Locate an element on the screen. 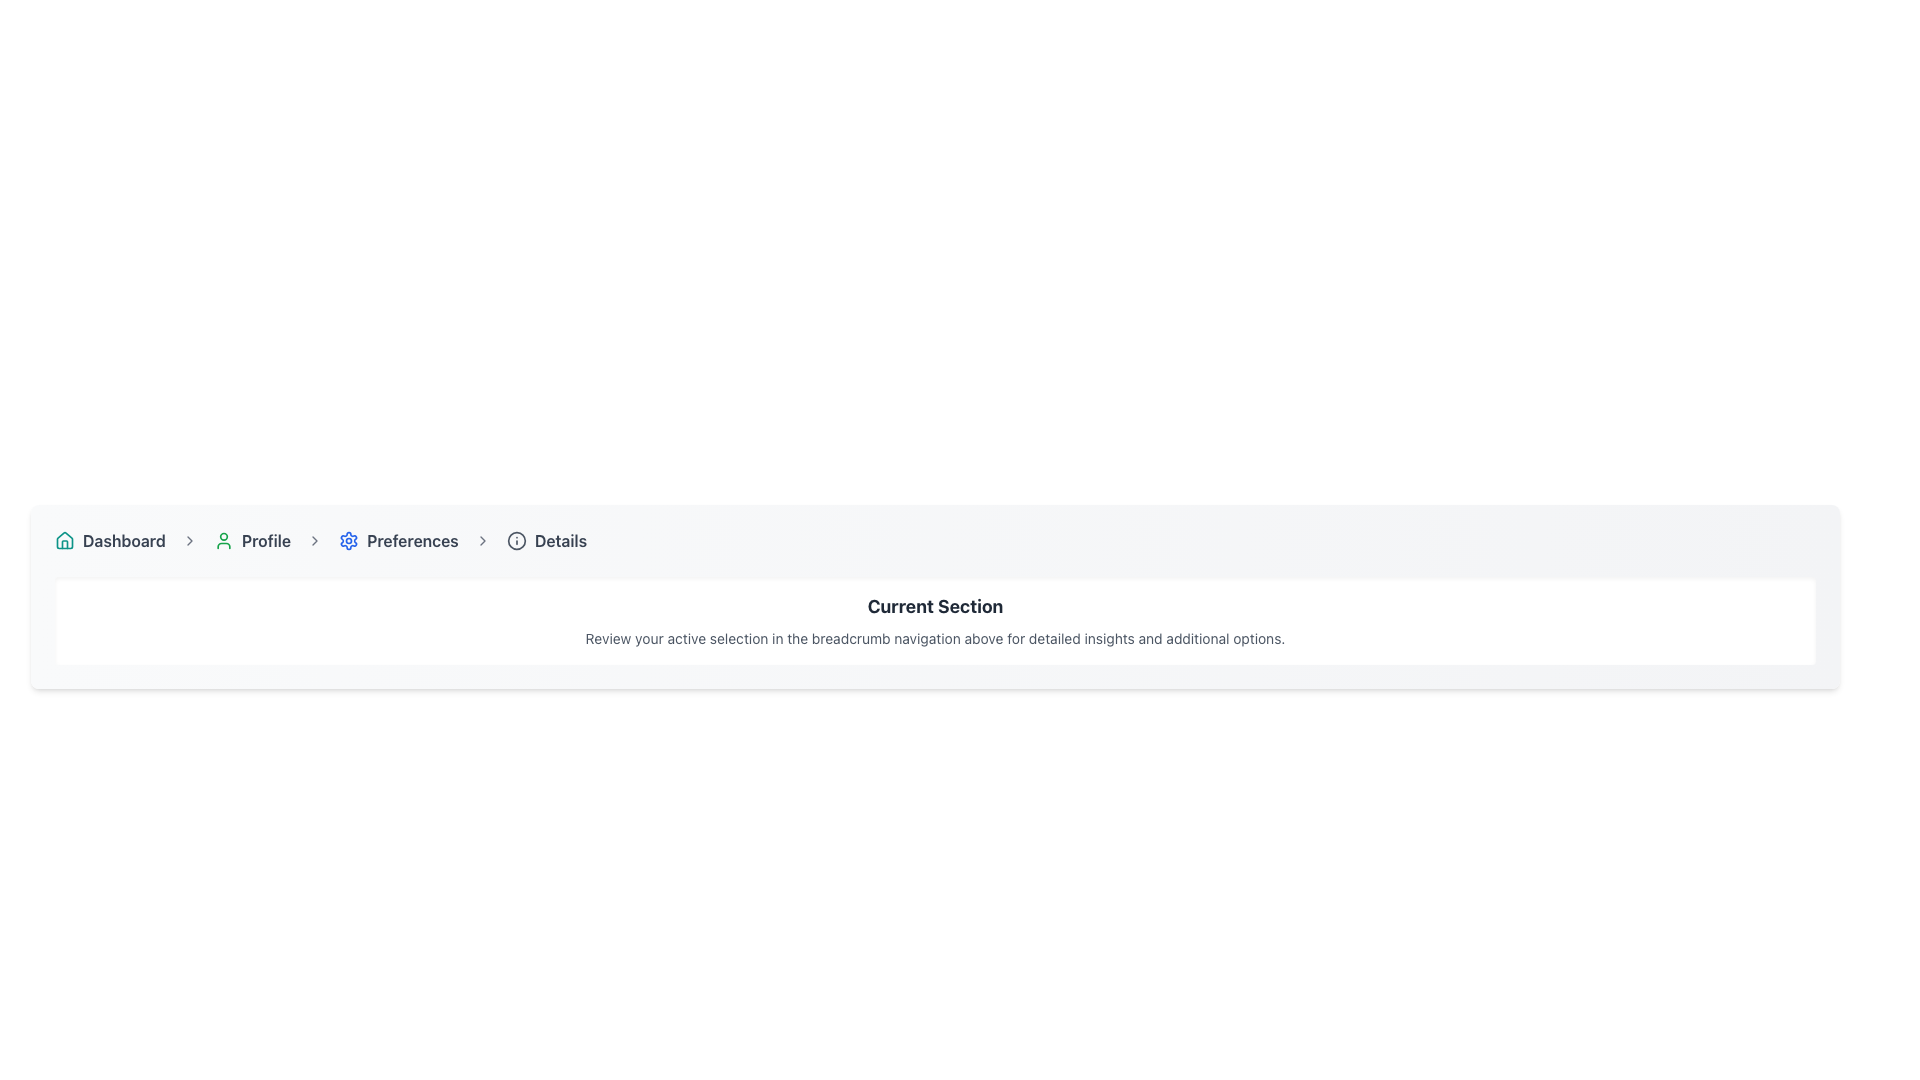 The height and width of the screenshot is (1080, 1920). the explanatory text element that provides guidance related to the section, positioned directly underneath the 'Current Section' title is located at coordinates (934, 639).